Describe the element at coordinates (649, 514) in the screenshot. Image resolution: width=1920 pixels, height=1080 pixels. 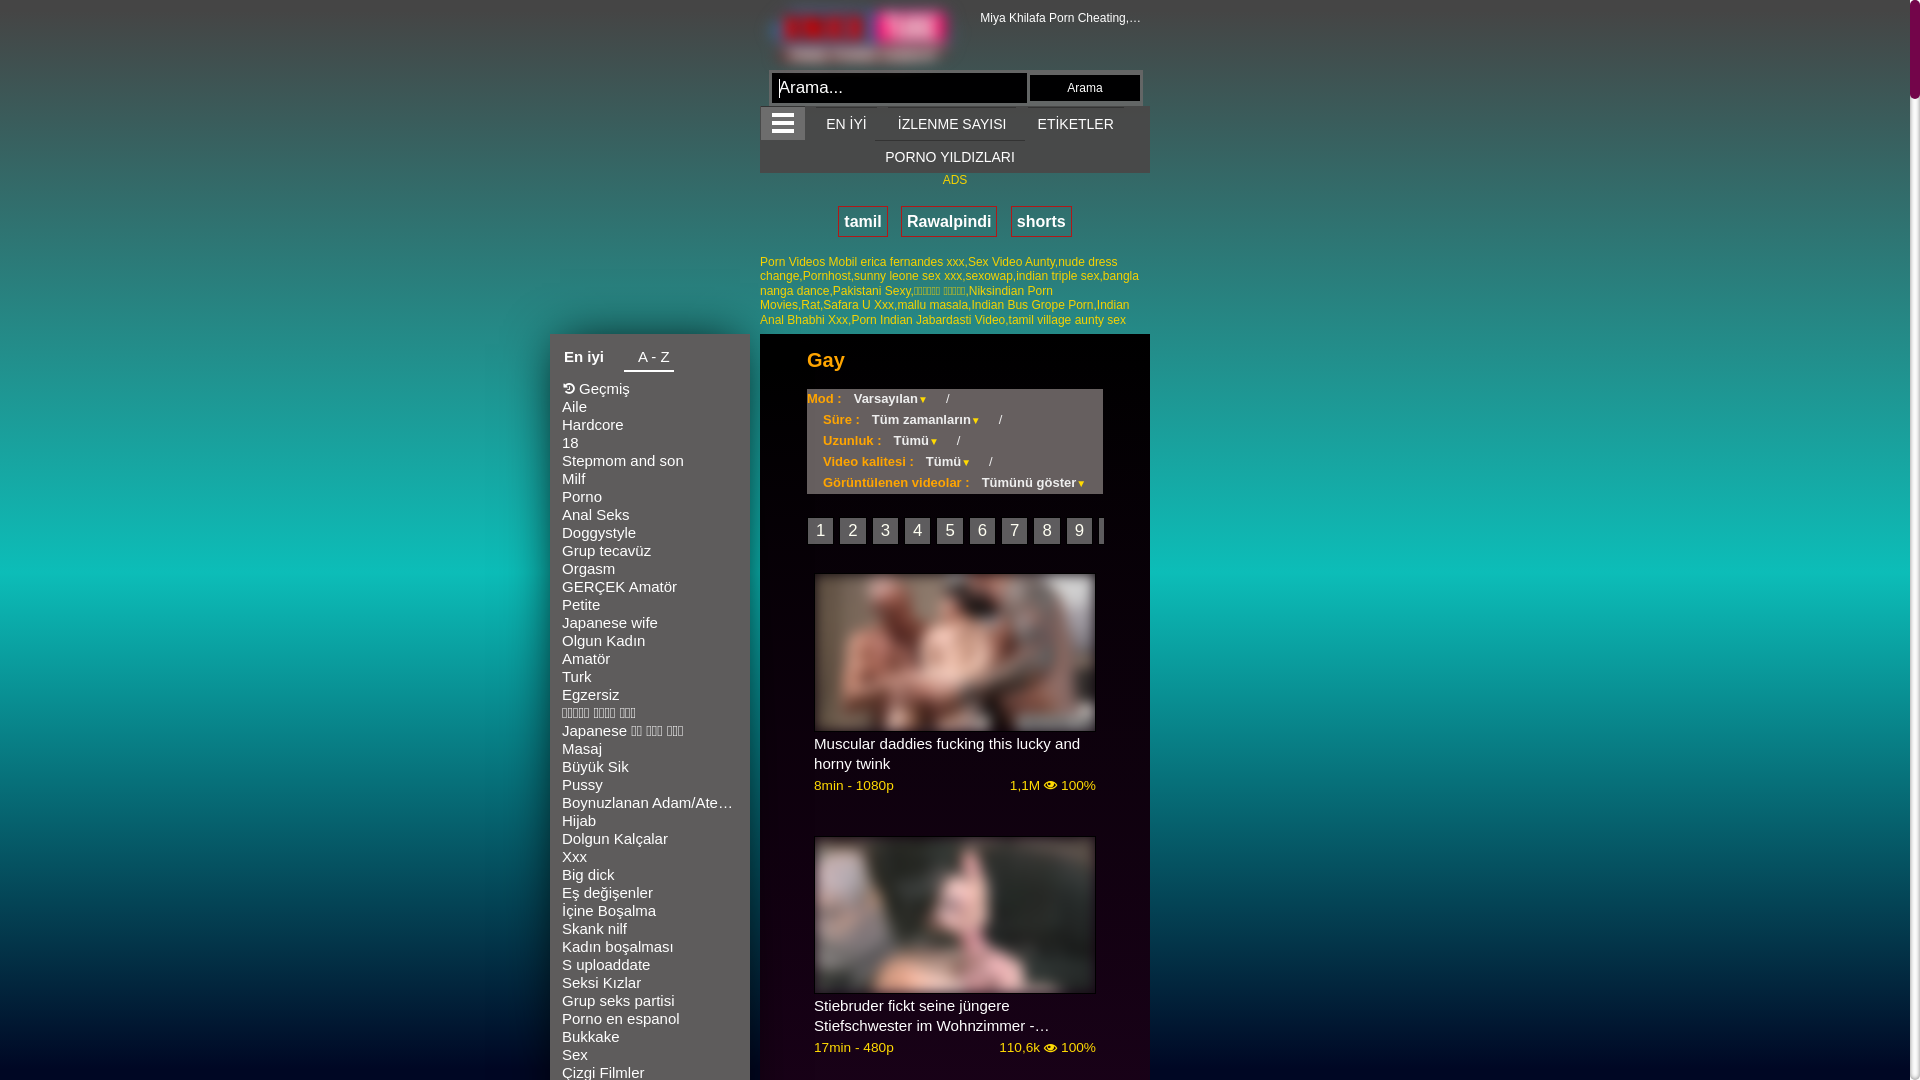
I see `'Anal Seks'` at that location.